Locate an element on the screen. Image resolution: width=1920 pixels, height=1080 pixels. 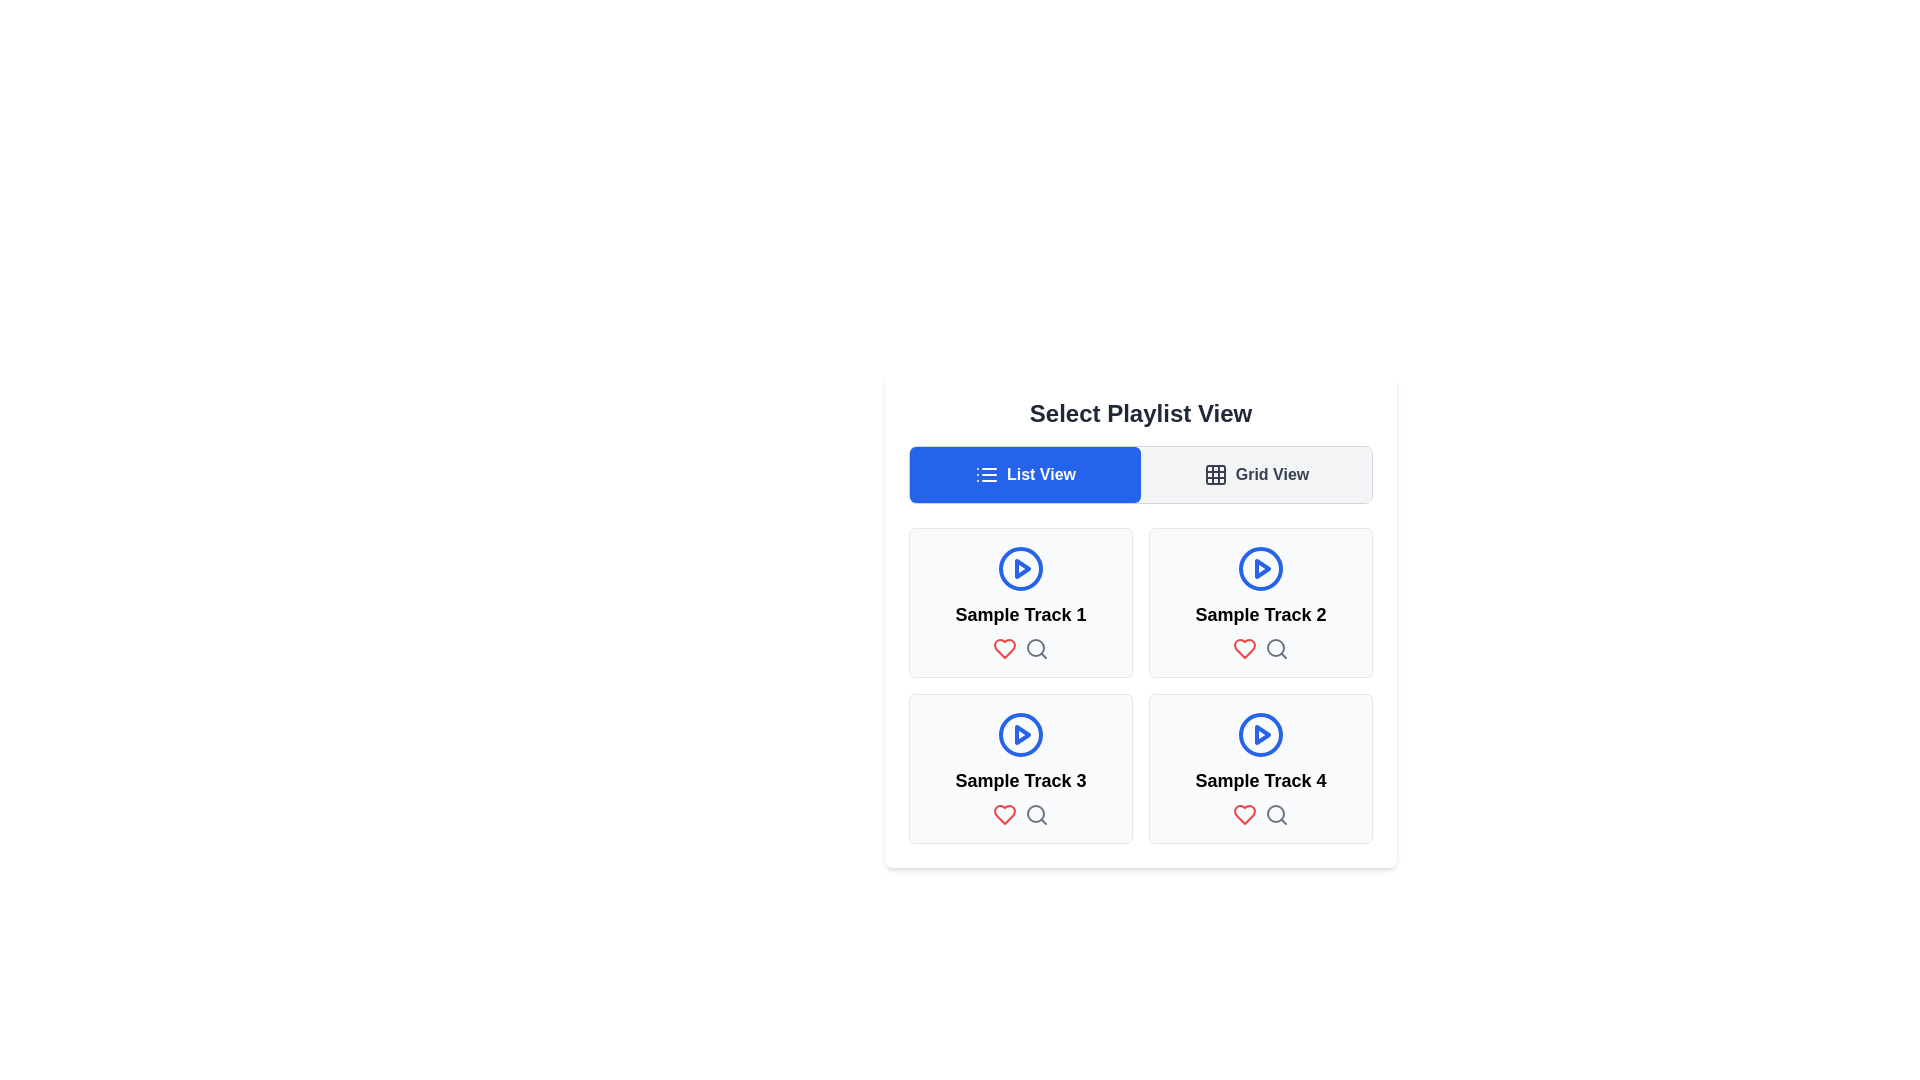
the blue triangular play icon within the circular outline located in the lower-right region of the fourth item in the grid view to initiate playback of the associated content is located at coordinates (1261, 735).